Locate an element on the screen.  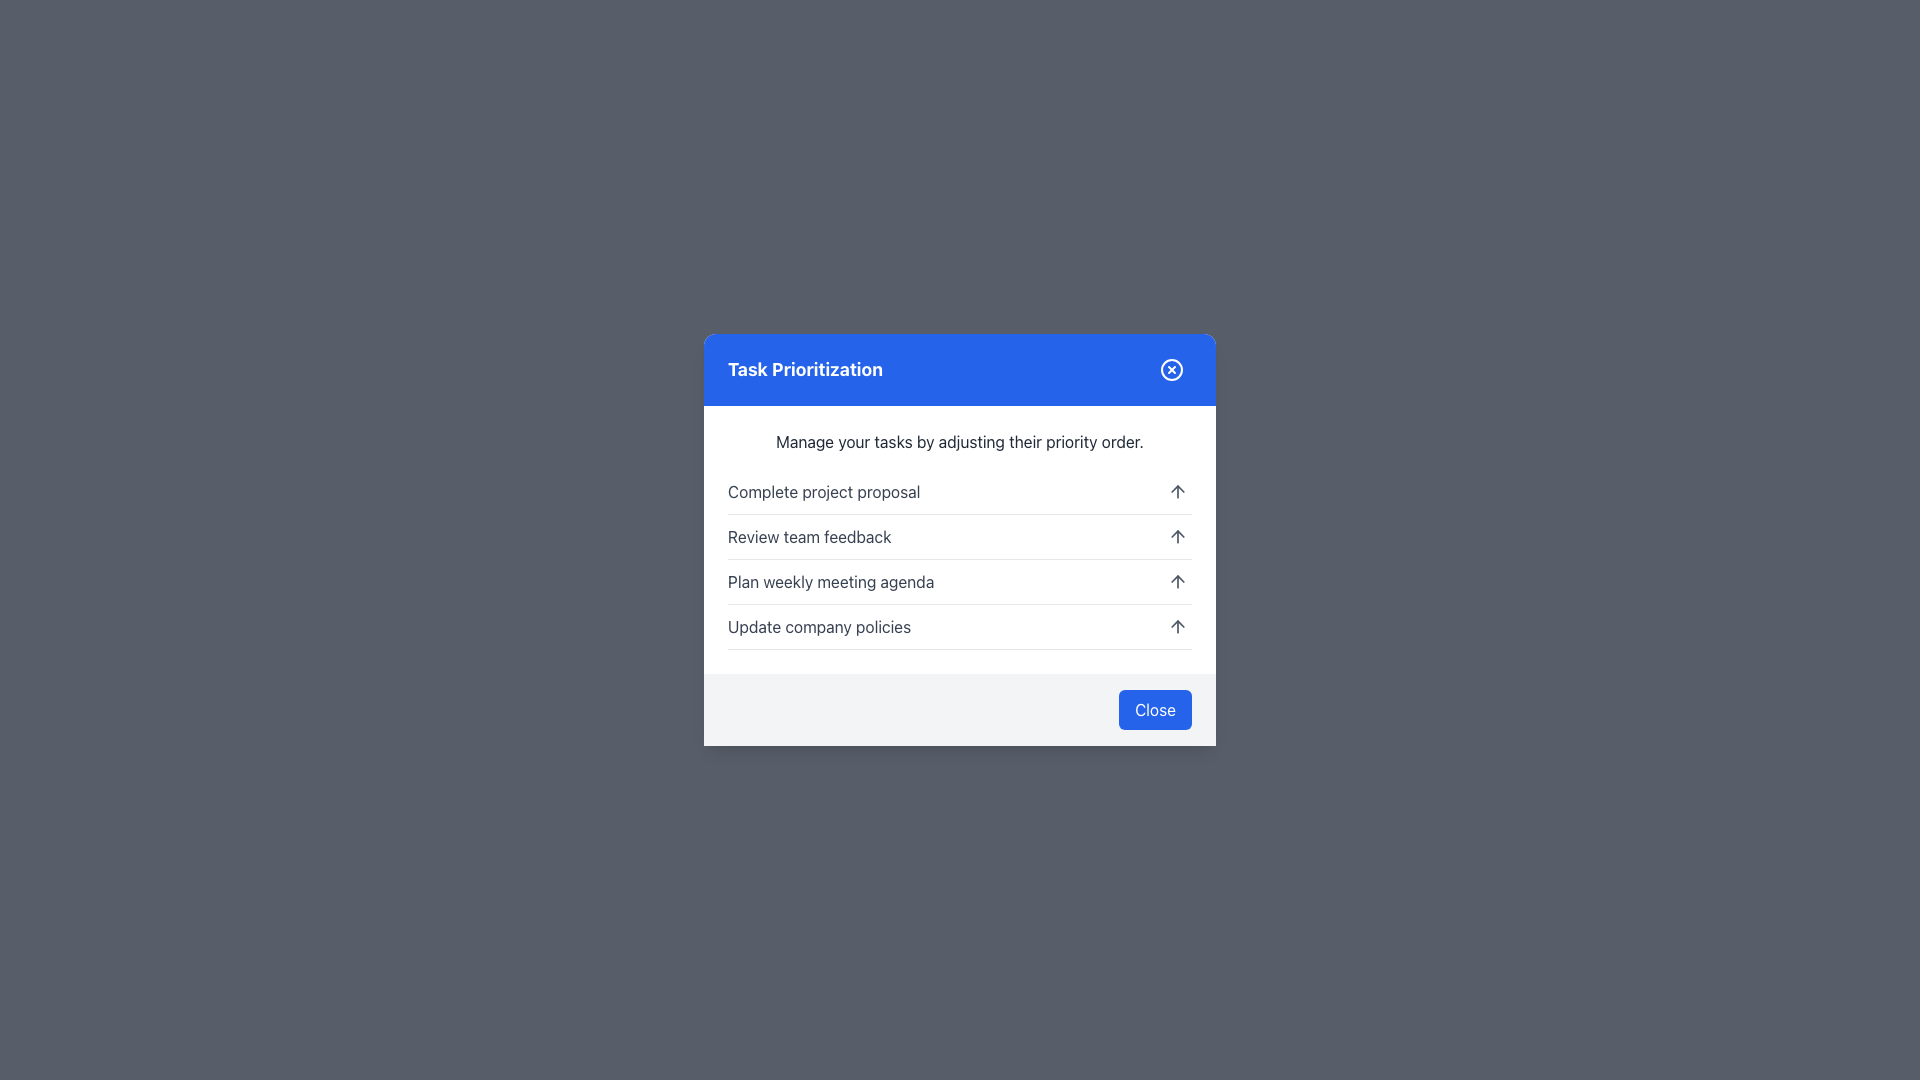
title of the modal dialog, which is a Text label positioned on the left side of the header section, indicating the context of task prioritization is located at coordinates (805, 370).